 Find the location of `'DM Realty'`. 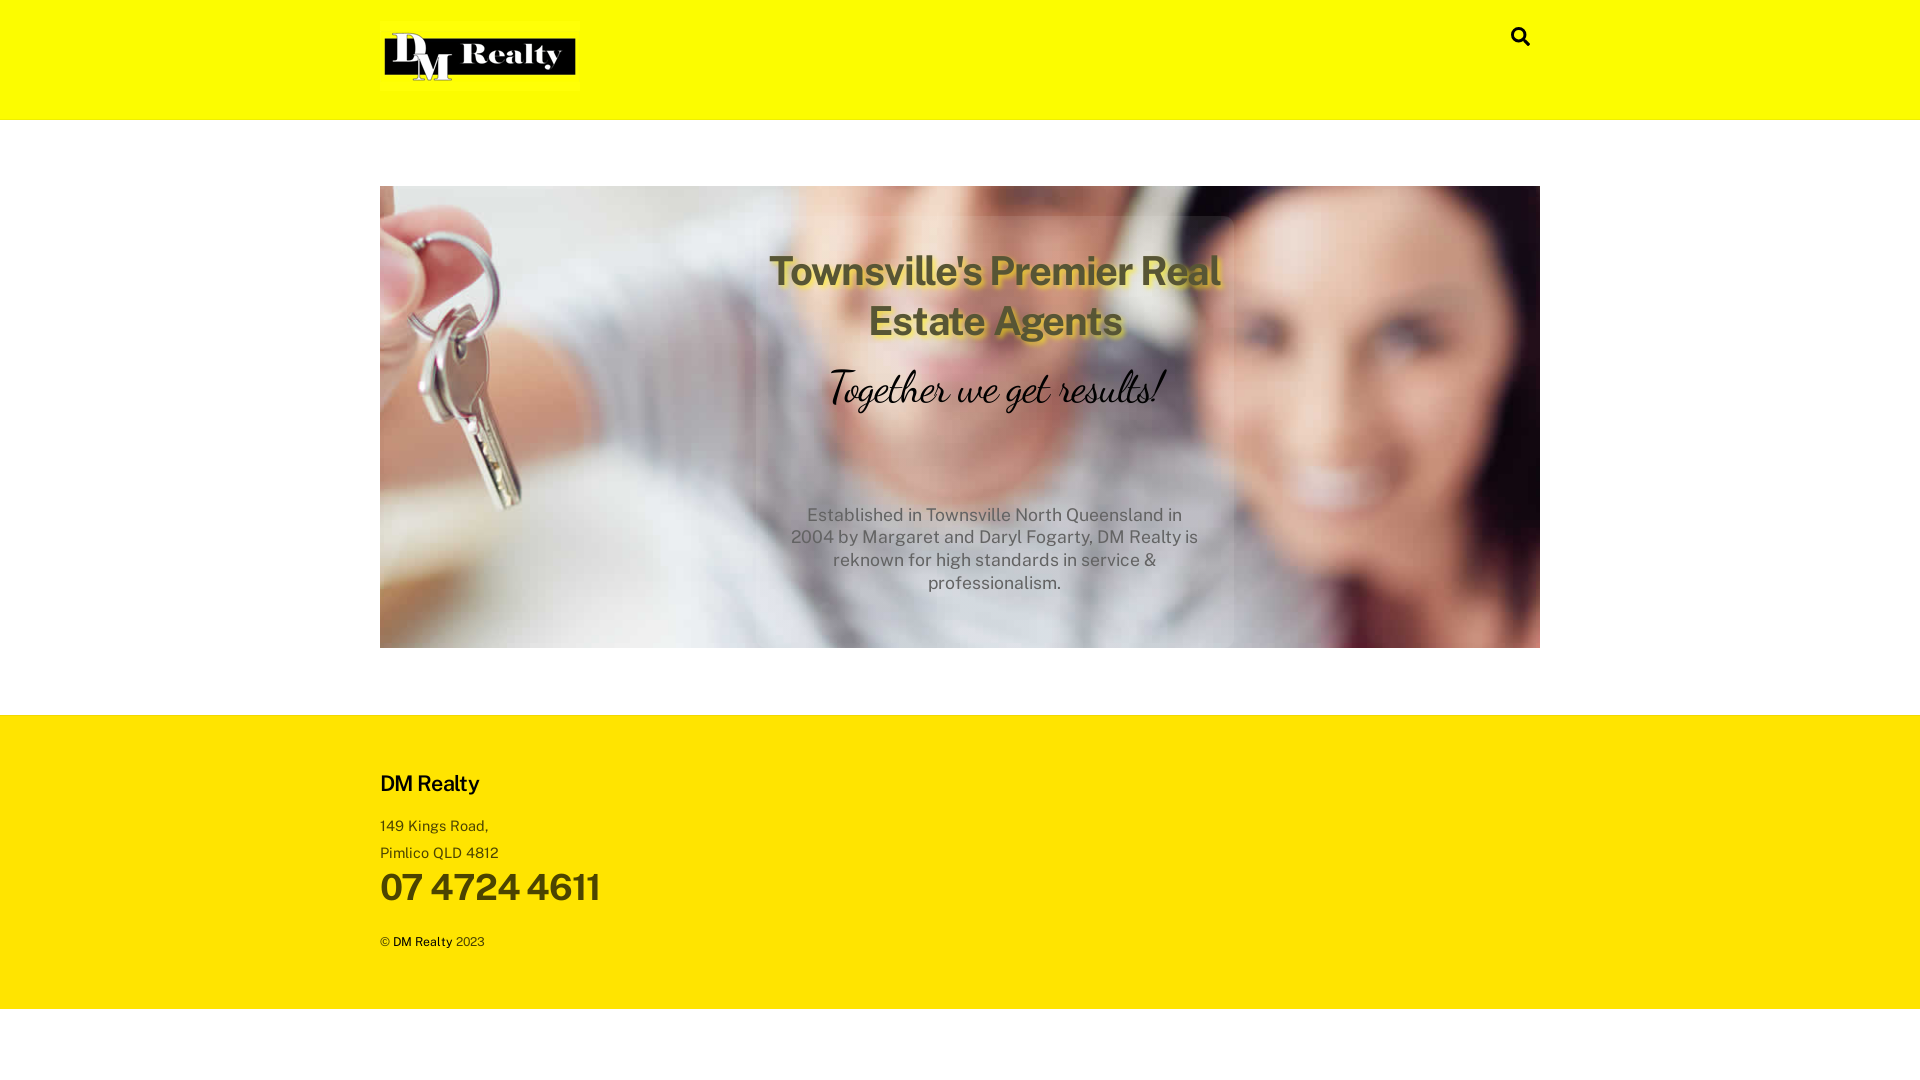

'DM Realty' is located at coordinates (480, 80).